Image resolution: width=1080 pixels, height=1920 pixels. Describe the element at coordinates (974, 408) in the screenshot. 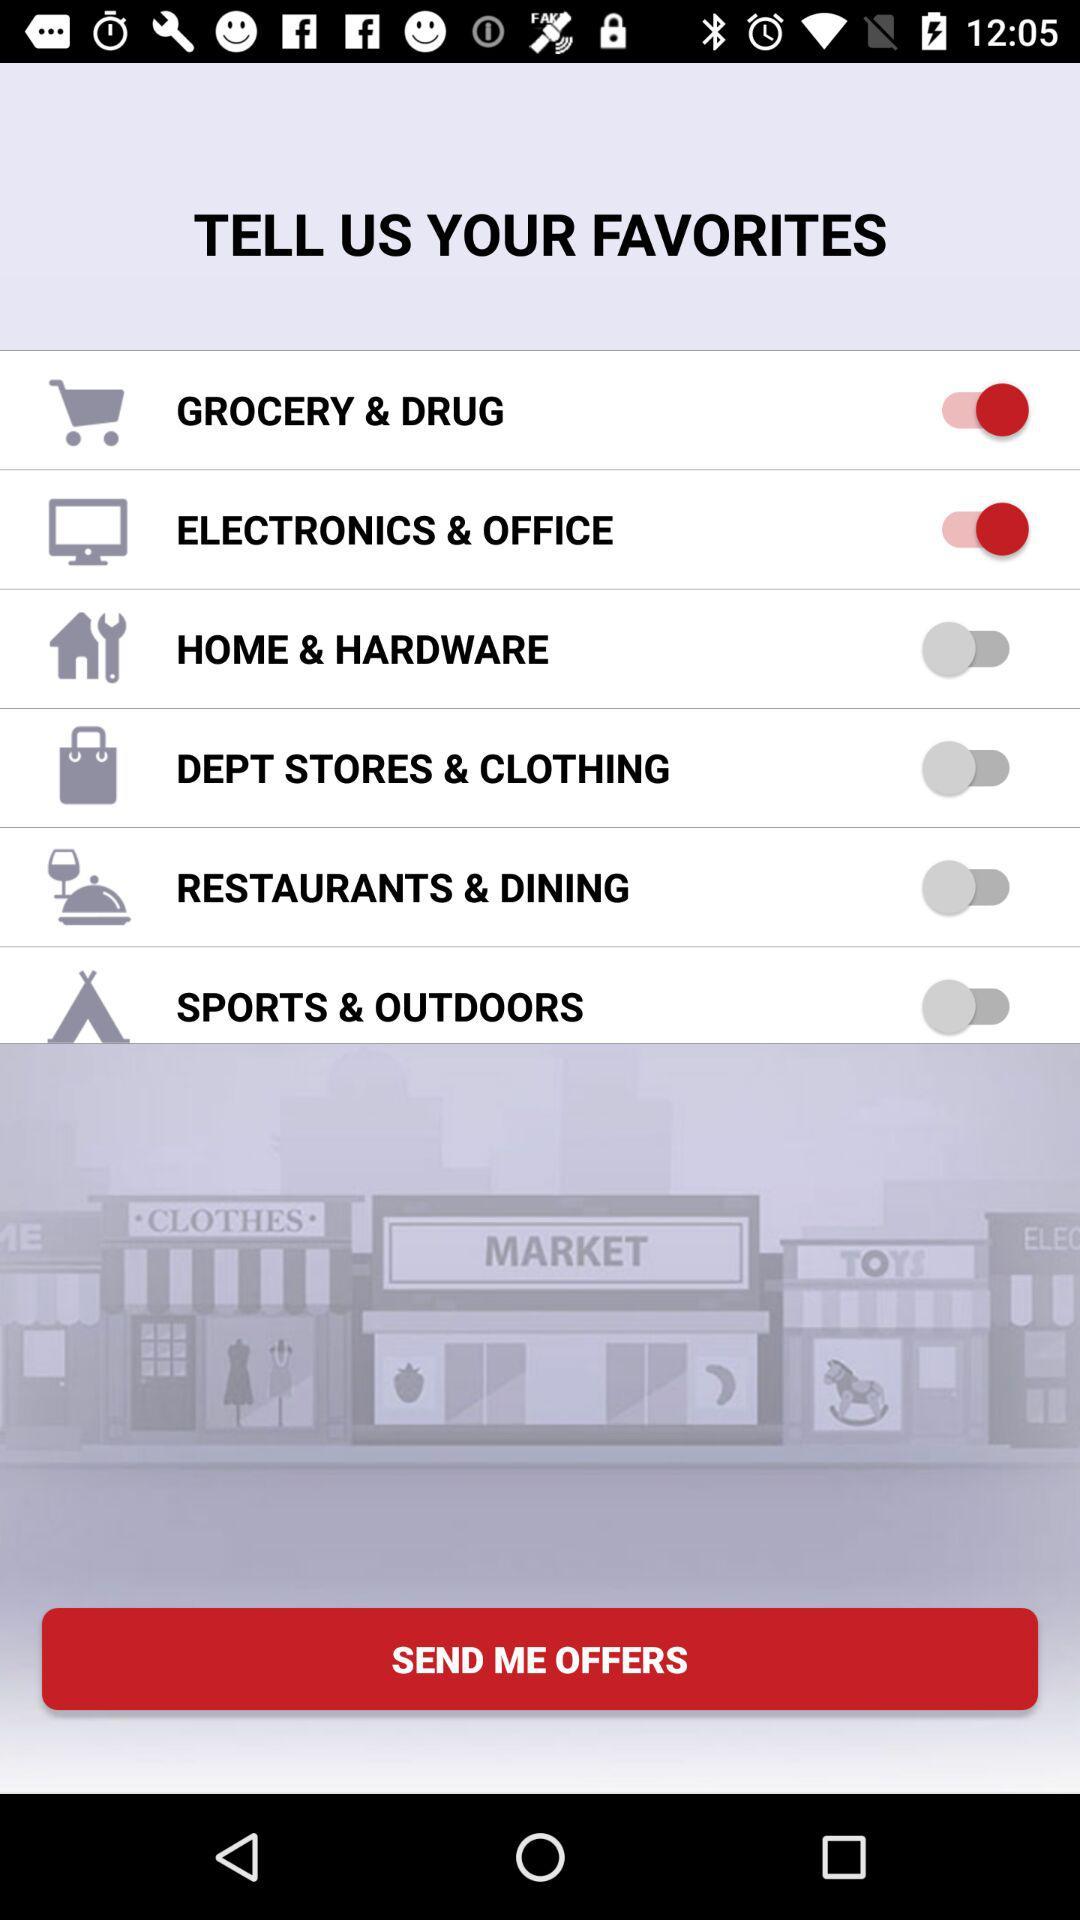

I see `turn off` at that location.